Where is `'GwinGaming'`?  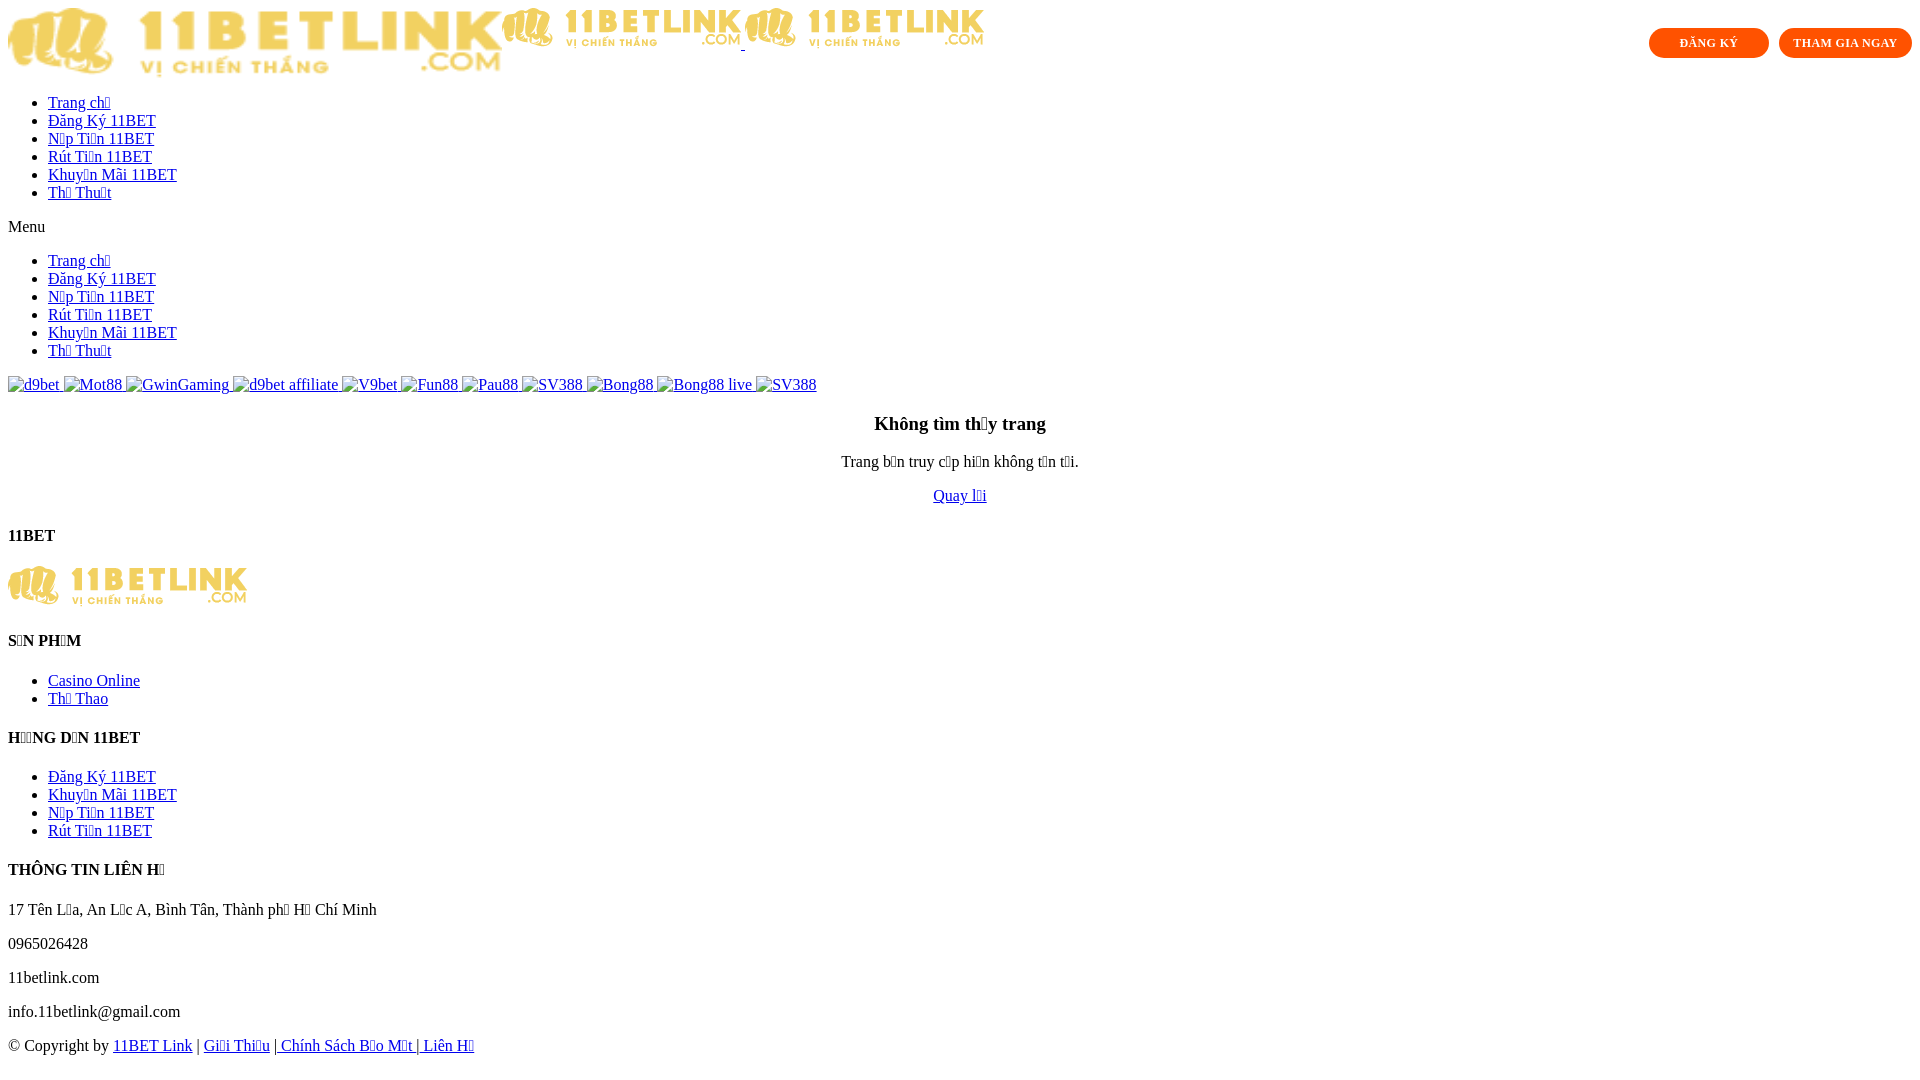 'GwinGaming' is located at coordinates (179, 384).